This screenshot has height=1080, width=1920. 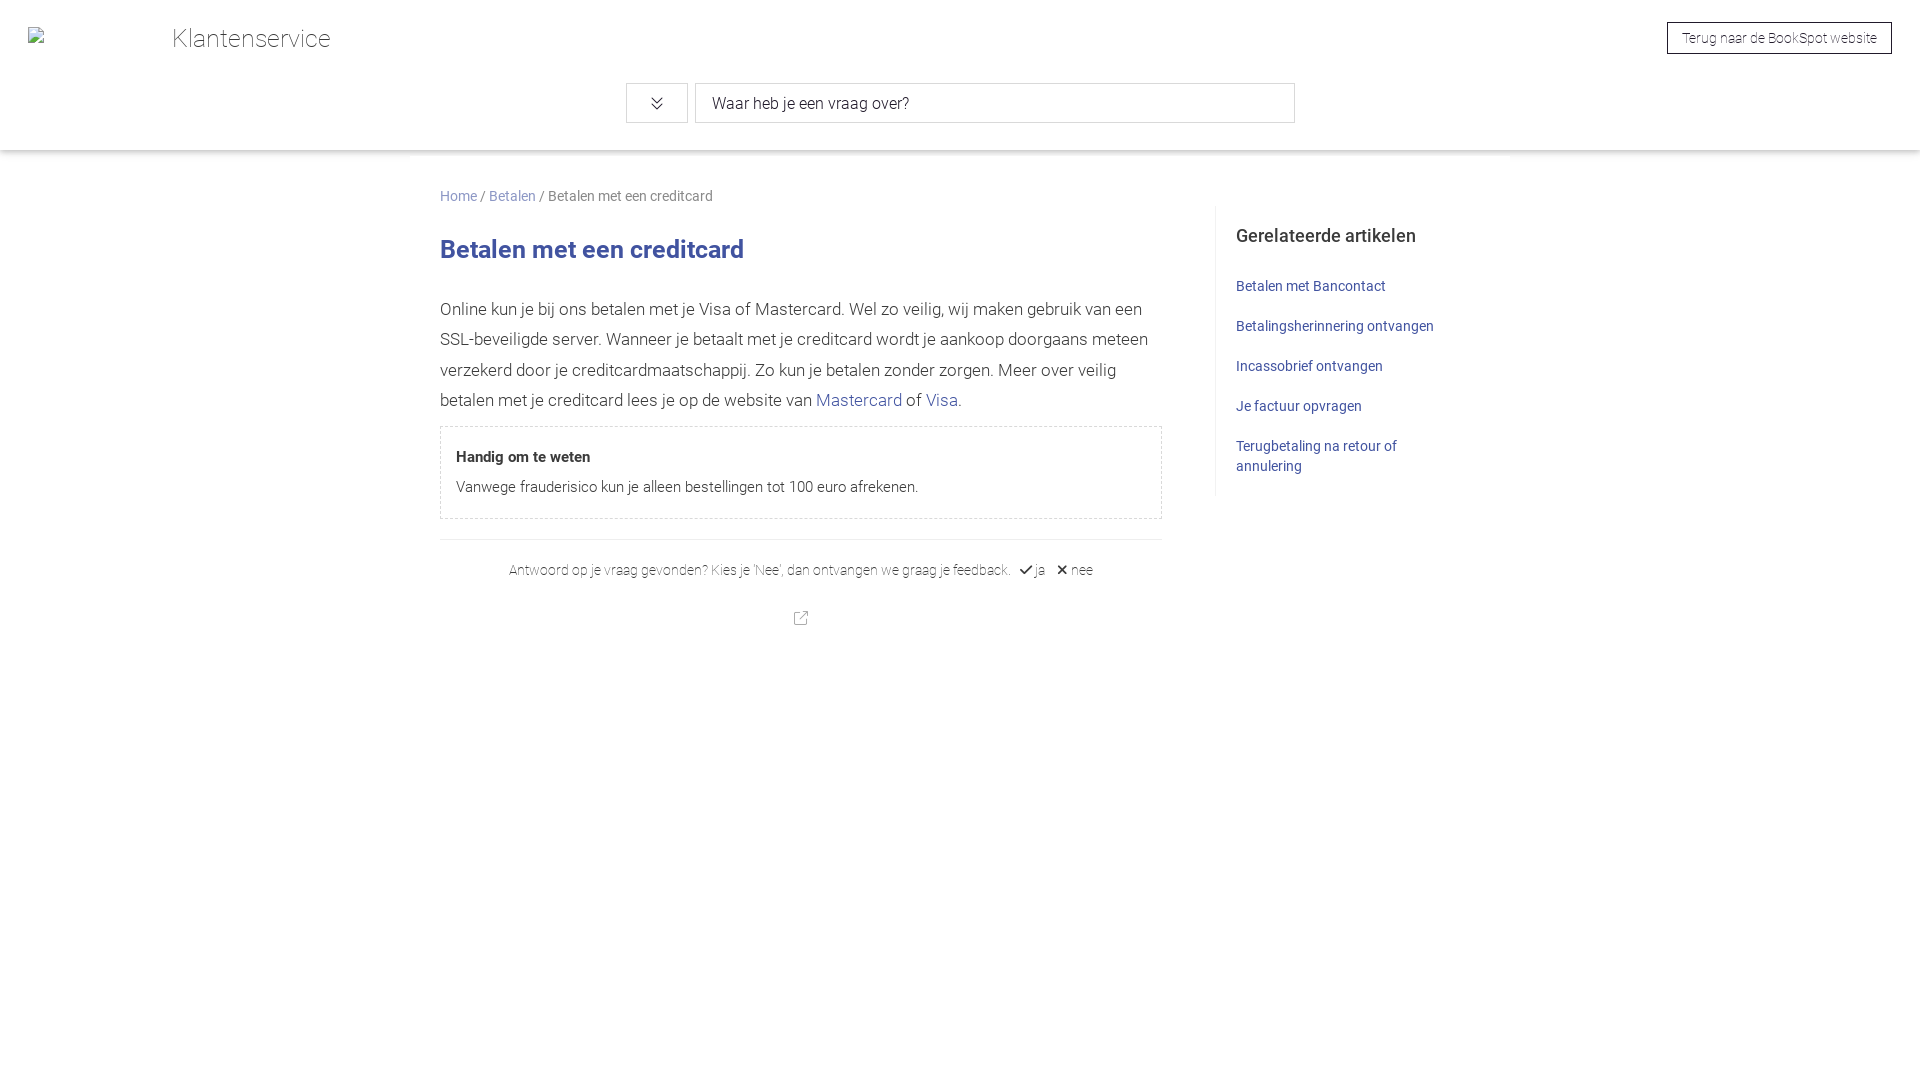 What do you see at coordinates (1310, 285) in the screenshot?
I see `'Betalen met Bancontact'` at bounding box center [1310, 285].